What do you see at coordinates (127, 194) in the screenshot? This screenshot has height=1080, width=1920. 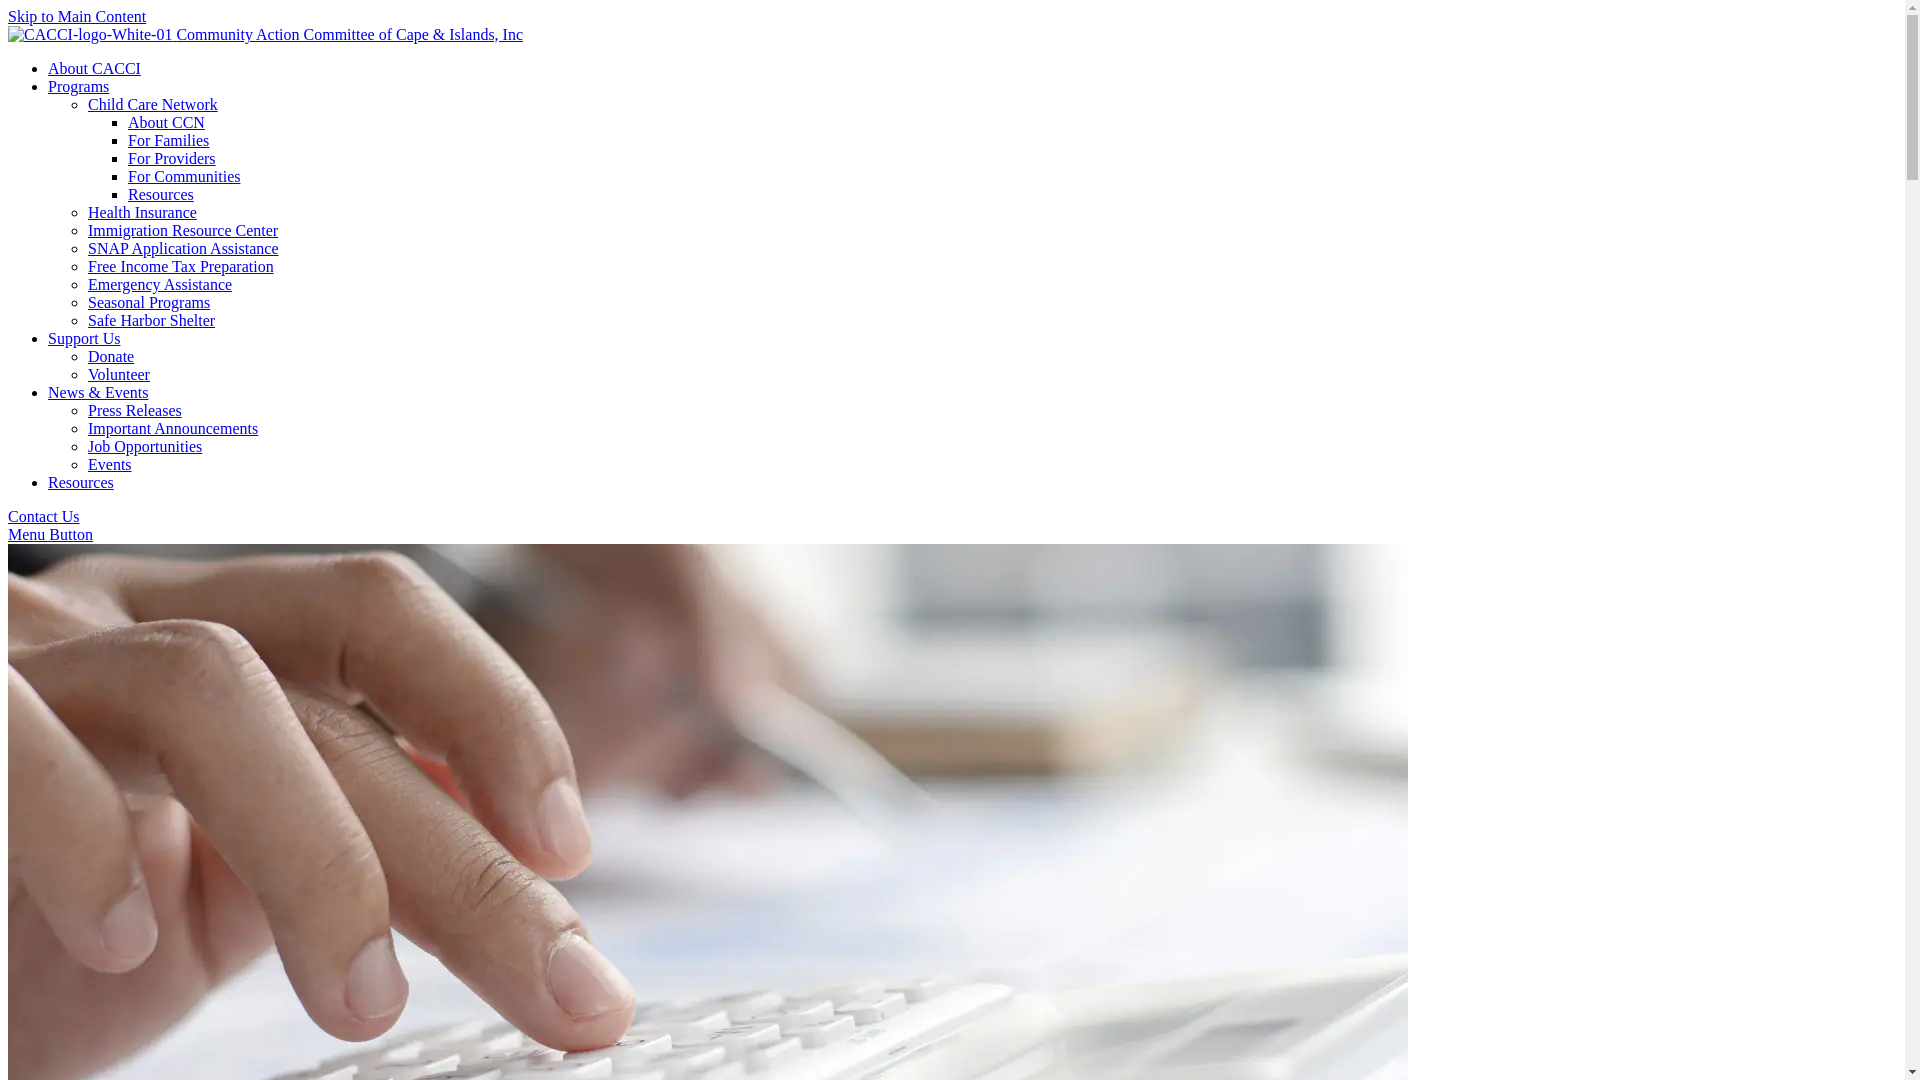 I see `'Resources'` at bounding box center [127, 194].